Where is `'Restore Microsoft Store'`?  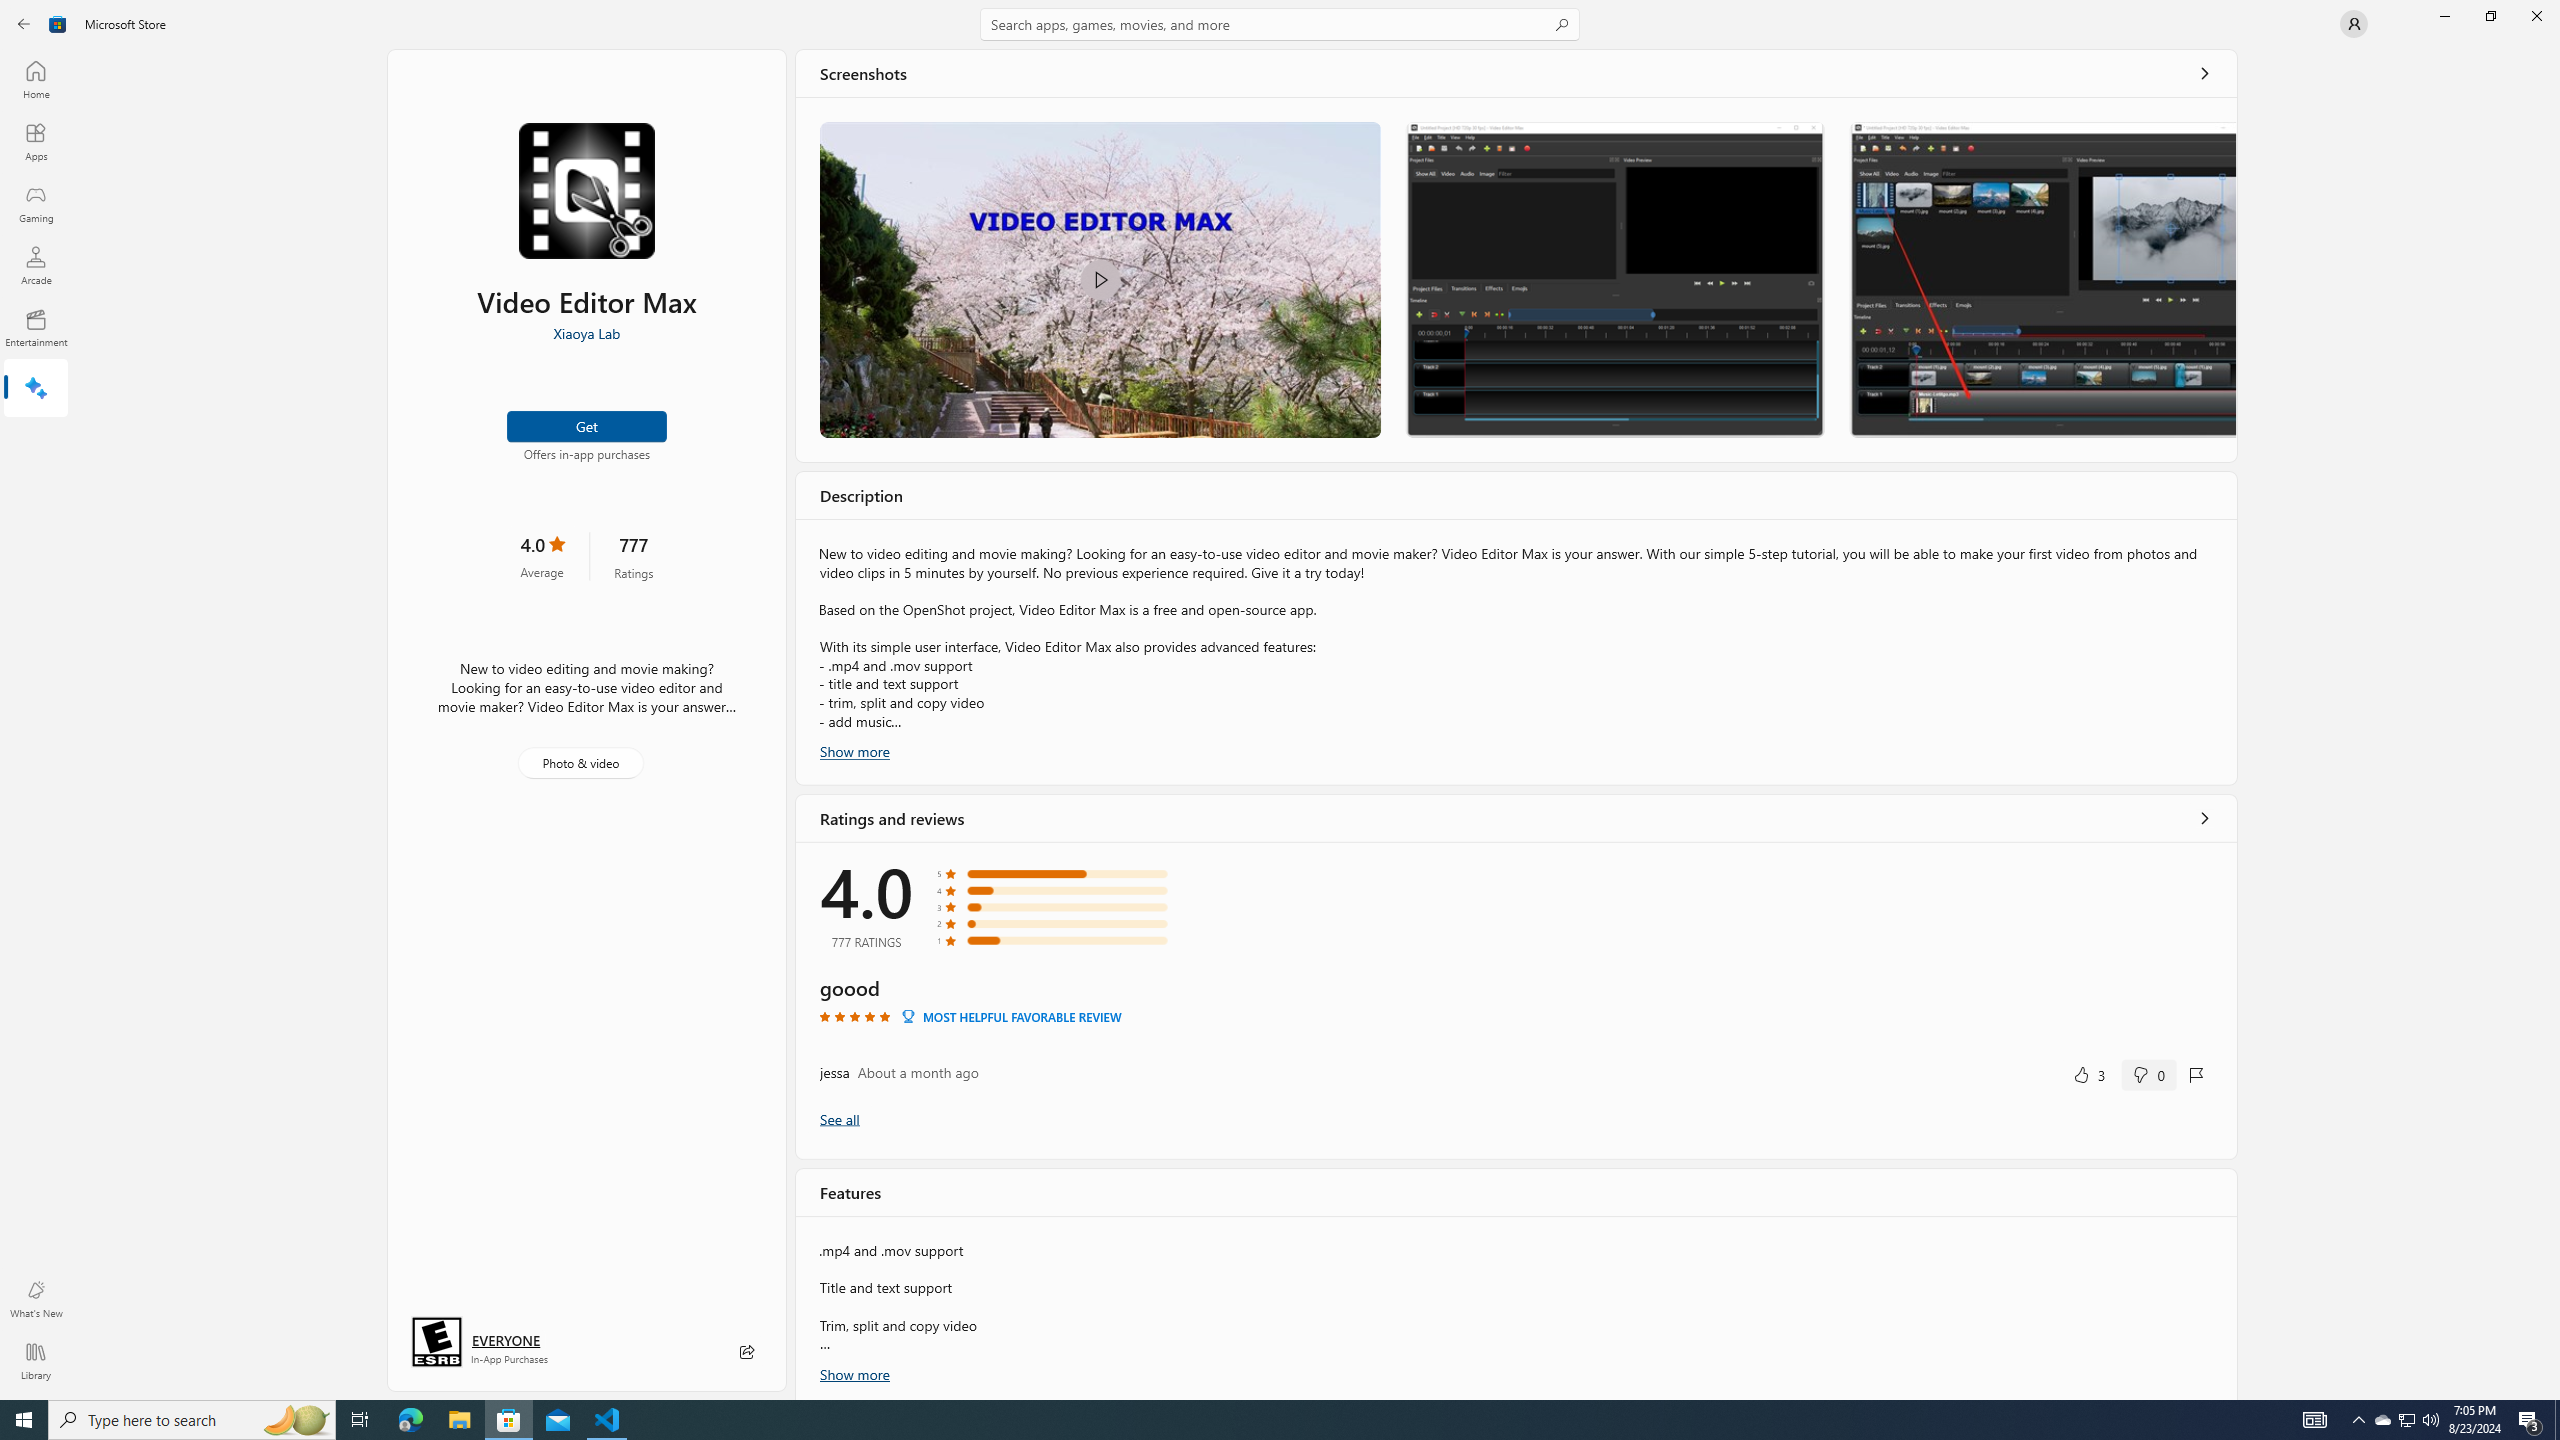 'Restore Microsoft Store' is located at coordinates (2490, 15).